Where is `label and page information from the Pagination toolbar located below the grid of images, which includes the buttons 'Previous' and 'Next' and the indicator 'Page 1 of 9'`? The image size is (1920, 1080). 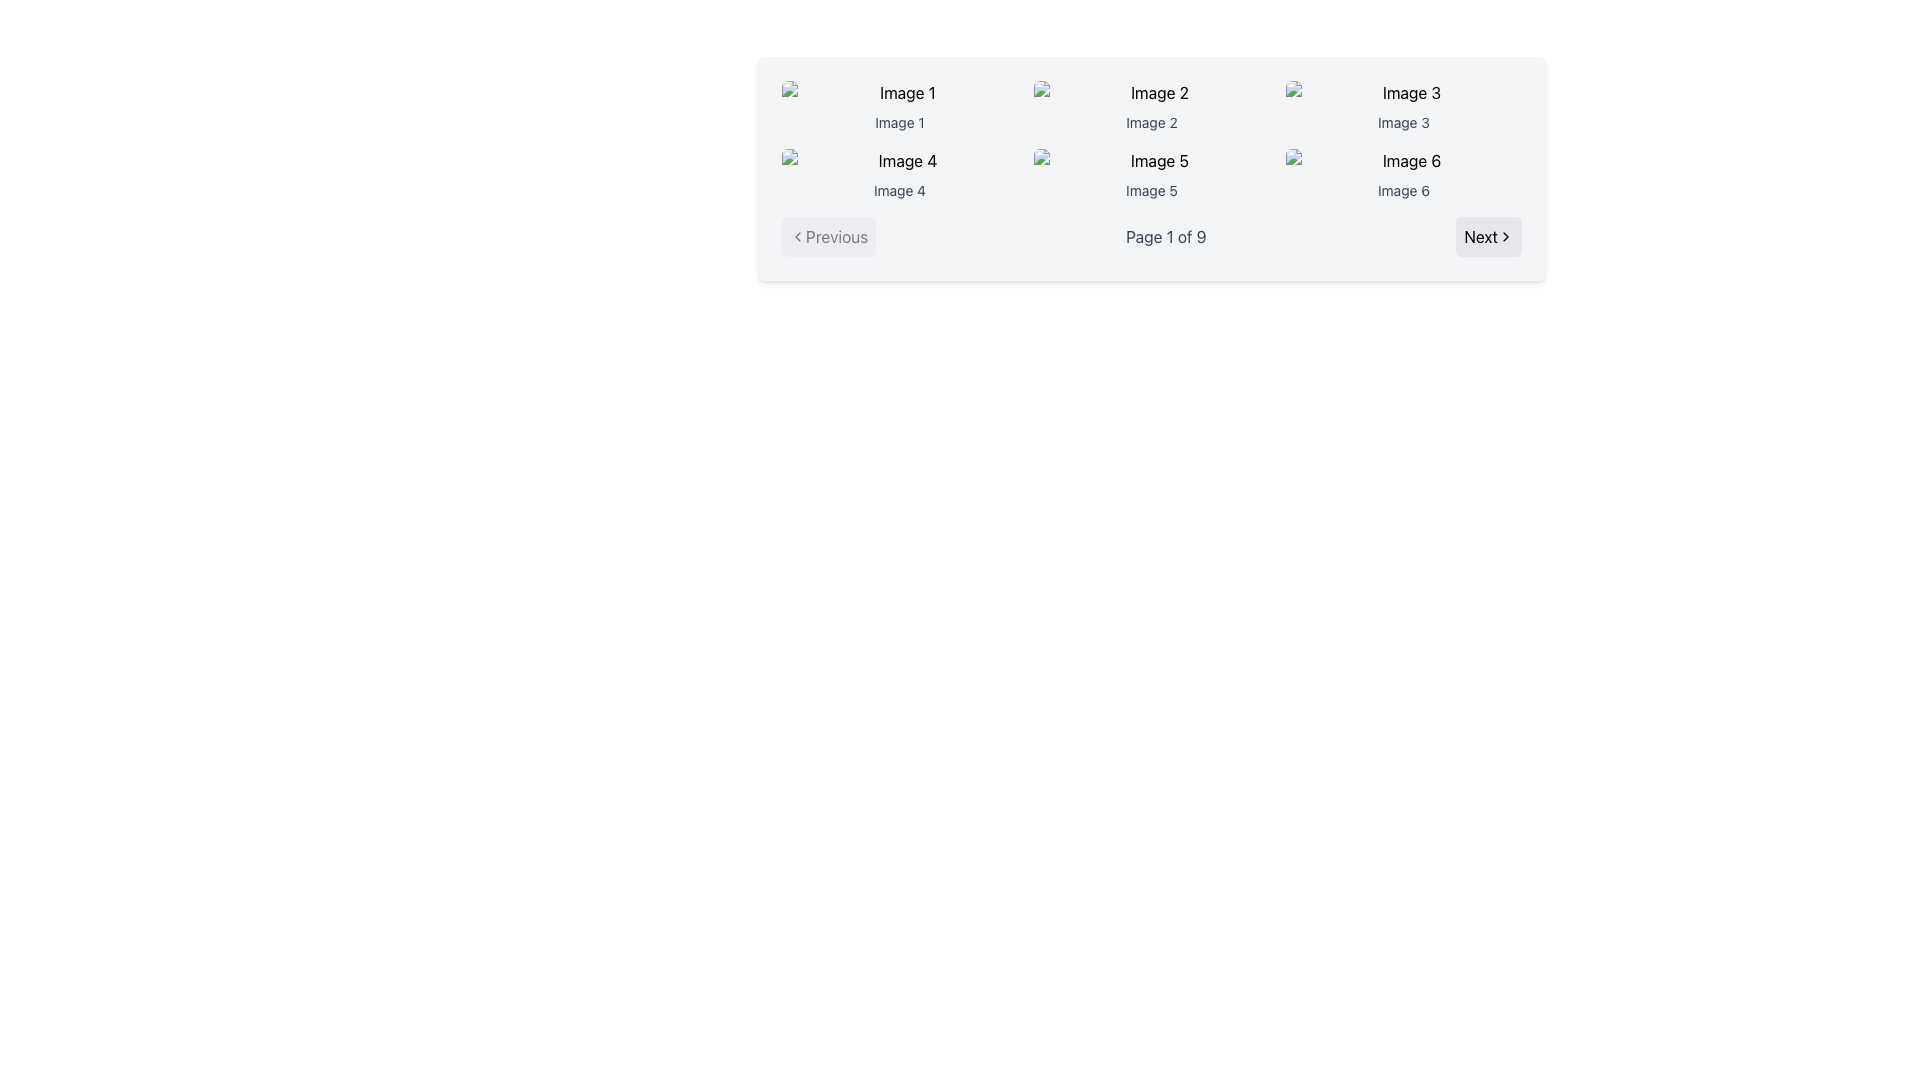 label and page information from the Pagination toolbar located below the grid of images, which includes the buttons 'Previous' and 'Next' and the indicator 'Page 1 of 9' is located at coordinates (1152, 235).